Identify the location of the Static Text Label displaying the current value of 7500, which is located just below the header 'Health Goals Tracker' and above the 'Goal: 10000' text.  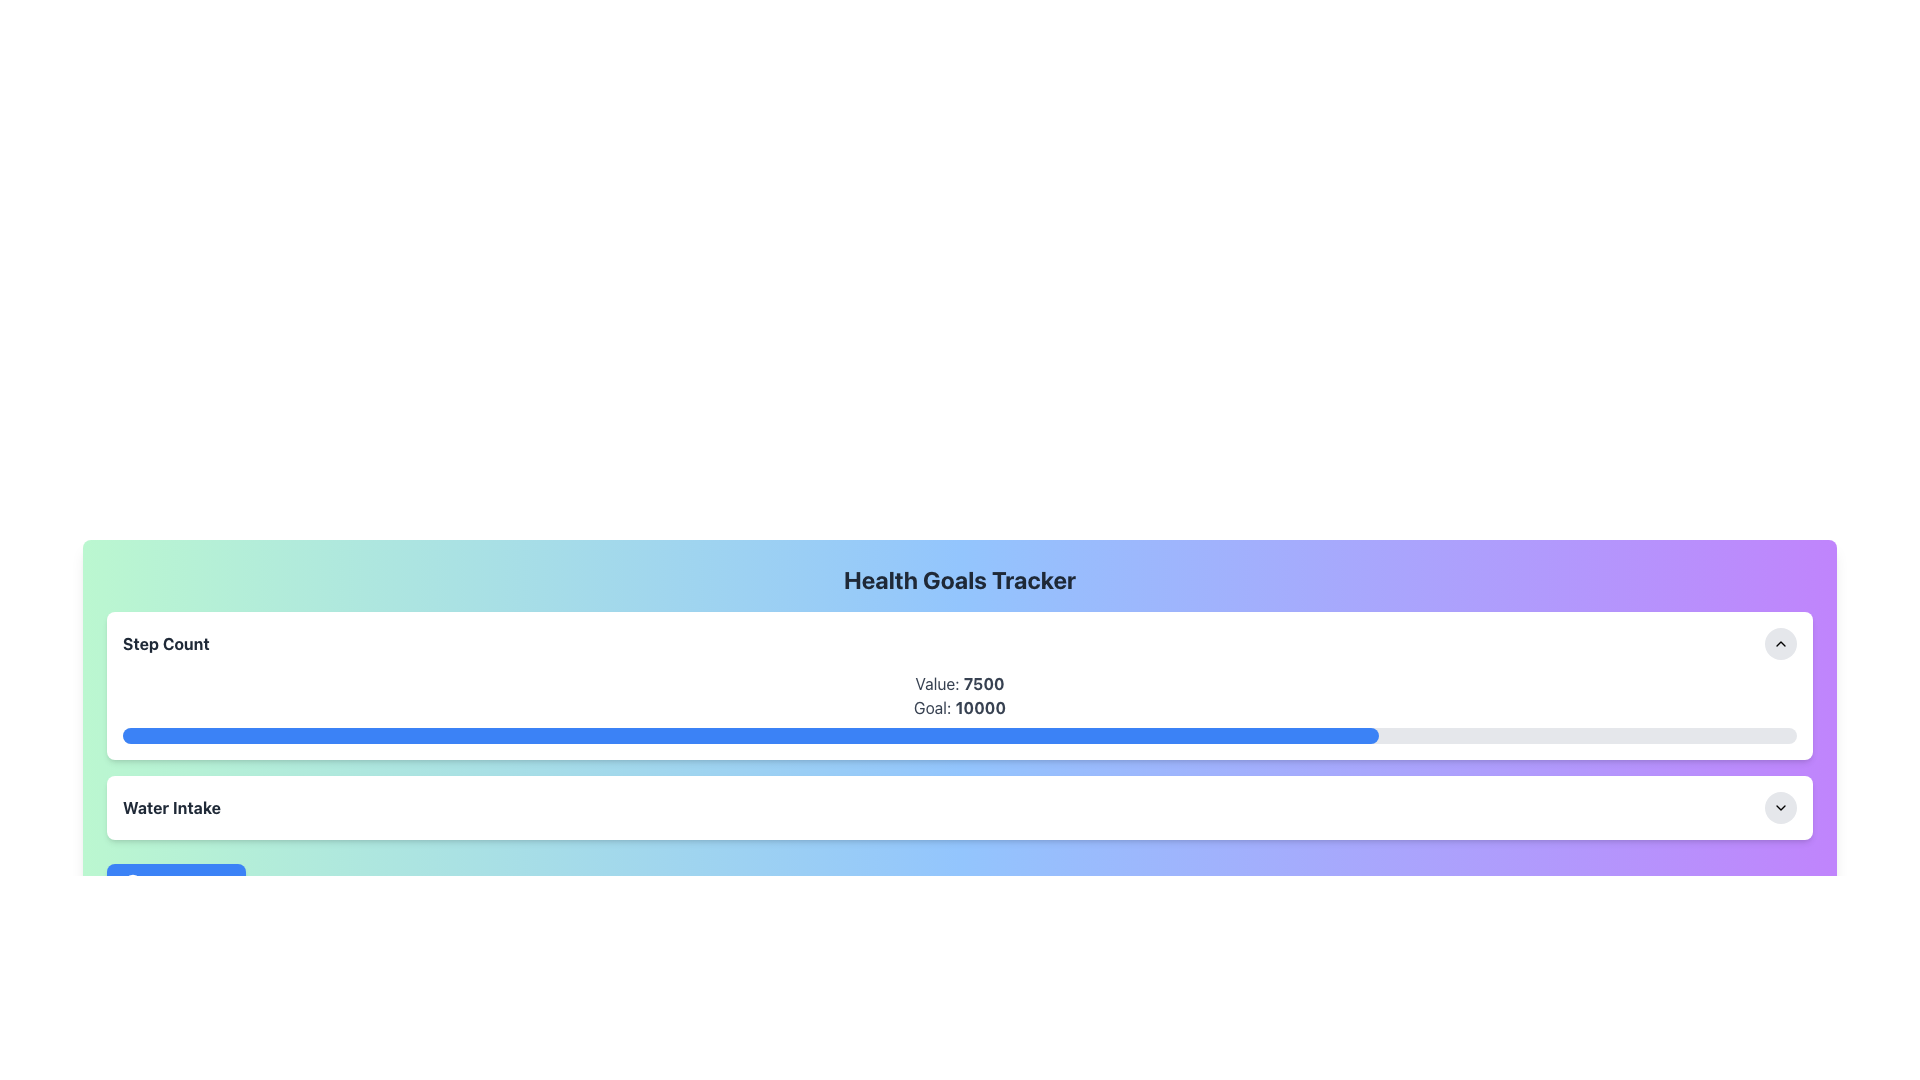
(960, 682).